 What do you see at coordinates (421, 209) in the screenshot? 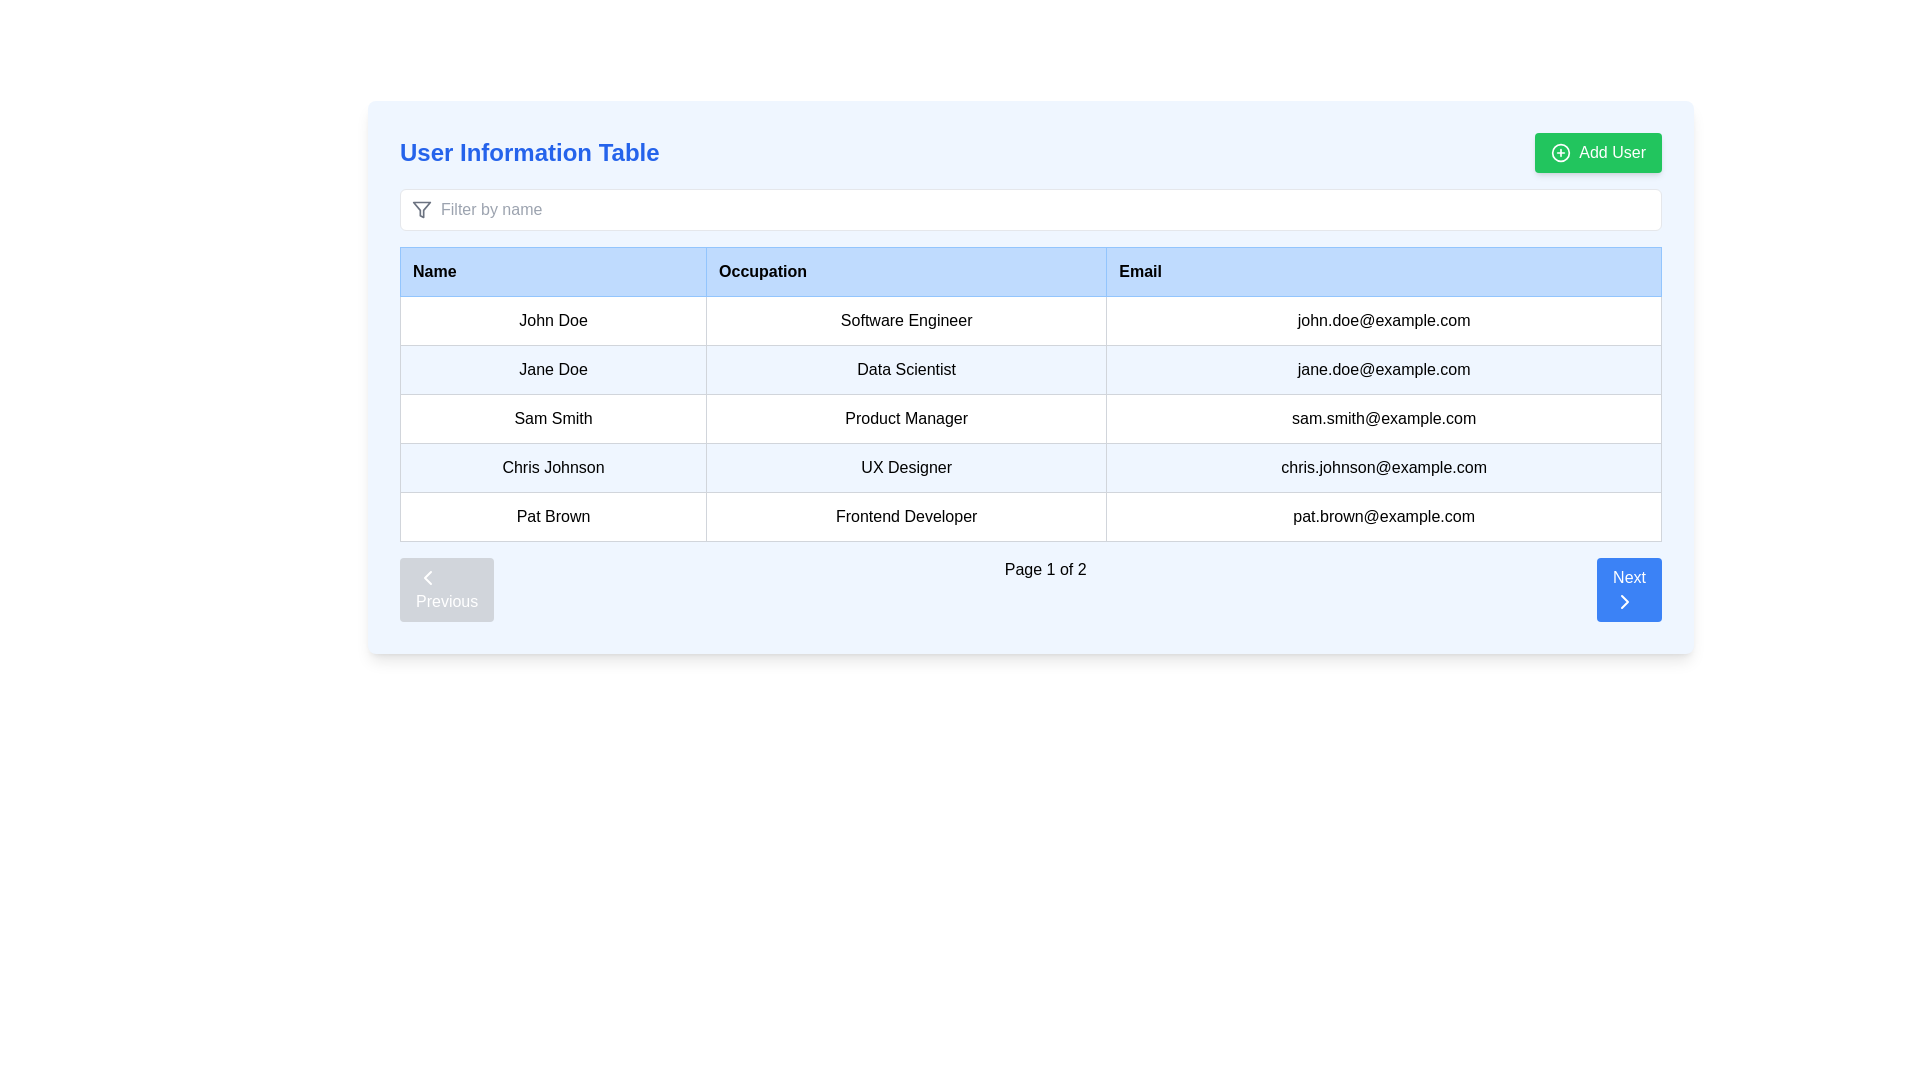
I see `the filter icon positioned to the left of the 'Filter by name' text input field` at bounding box center [421, 209].